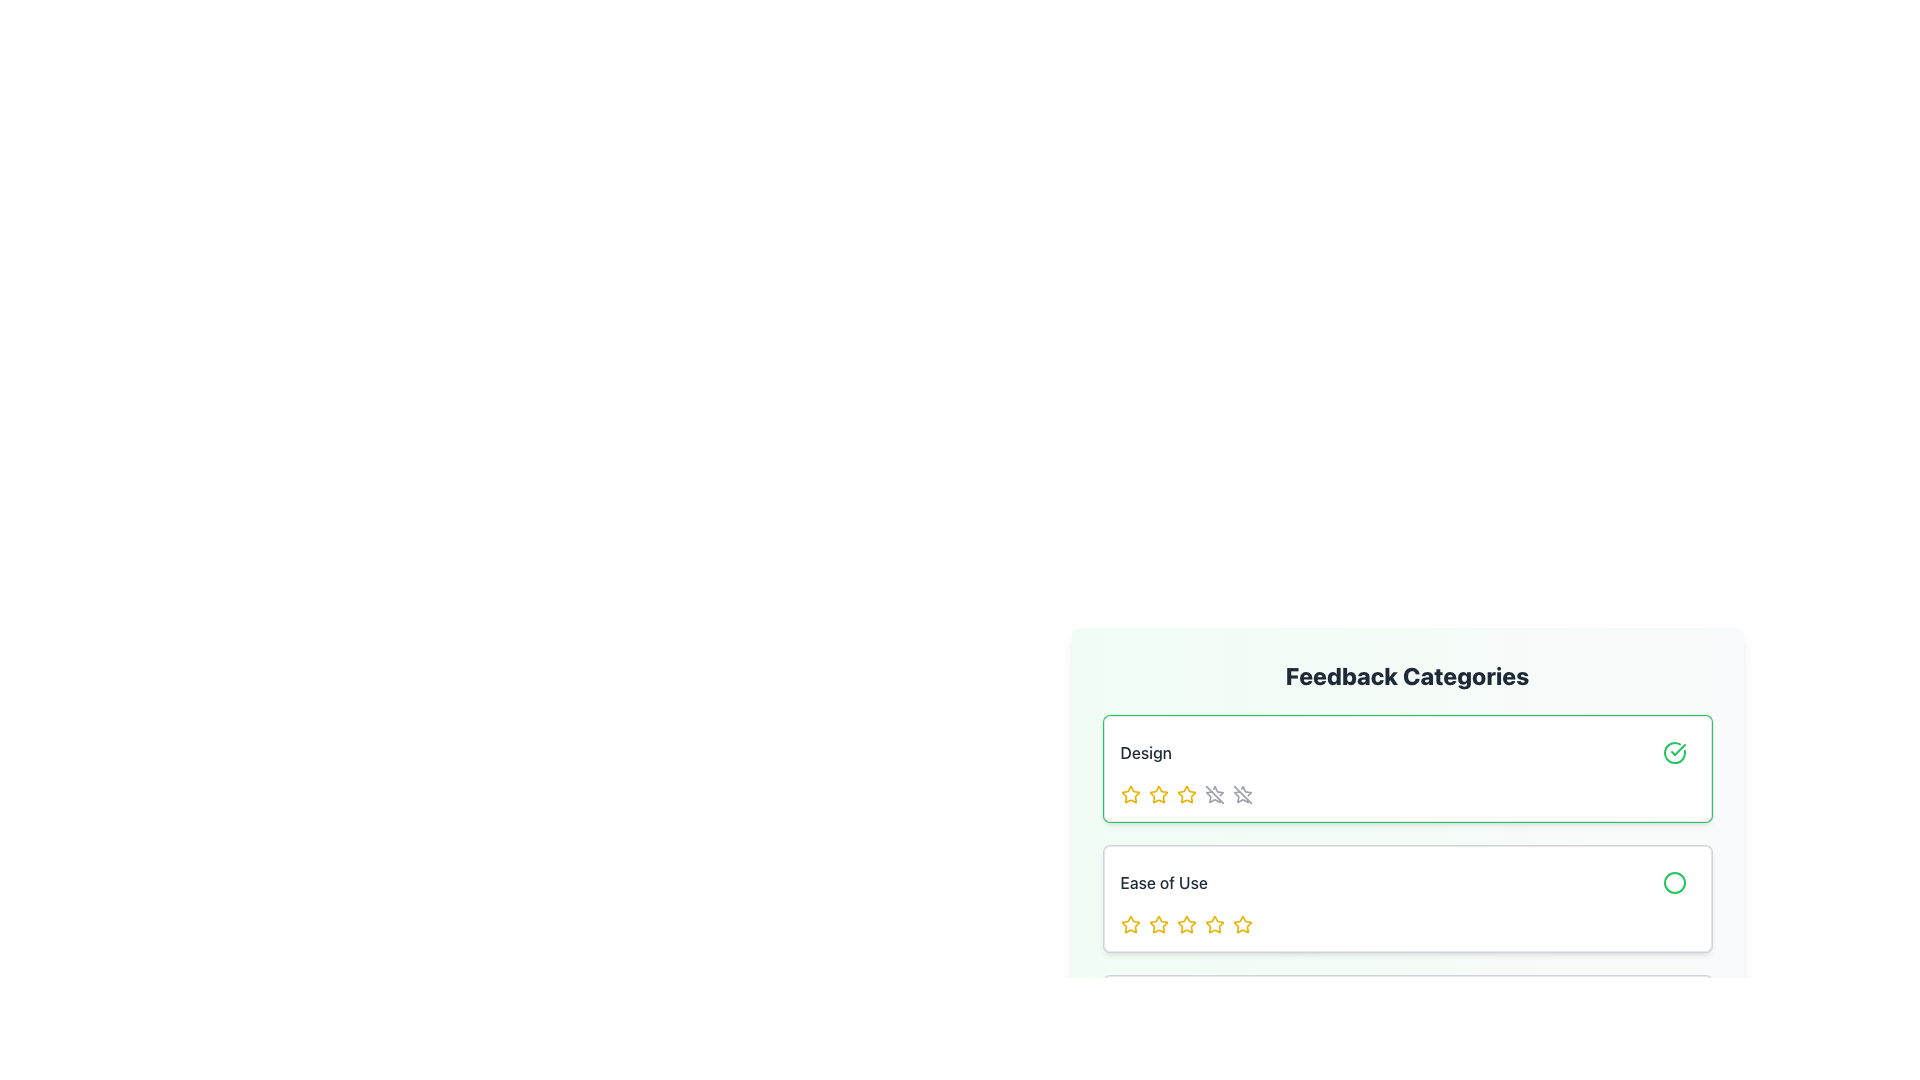  What do you see at coordinates (1186, 793) in the screenshot?
I see `the third star icon in the Design feedback section` at bounding box center [1186, 793].